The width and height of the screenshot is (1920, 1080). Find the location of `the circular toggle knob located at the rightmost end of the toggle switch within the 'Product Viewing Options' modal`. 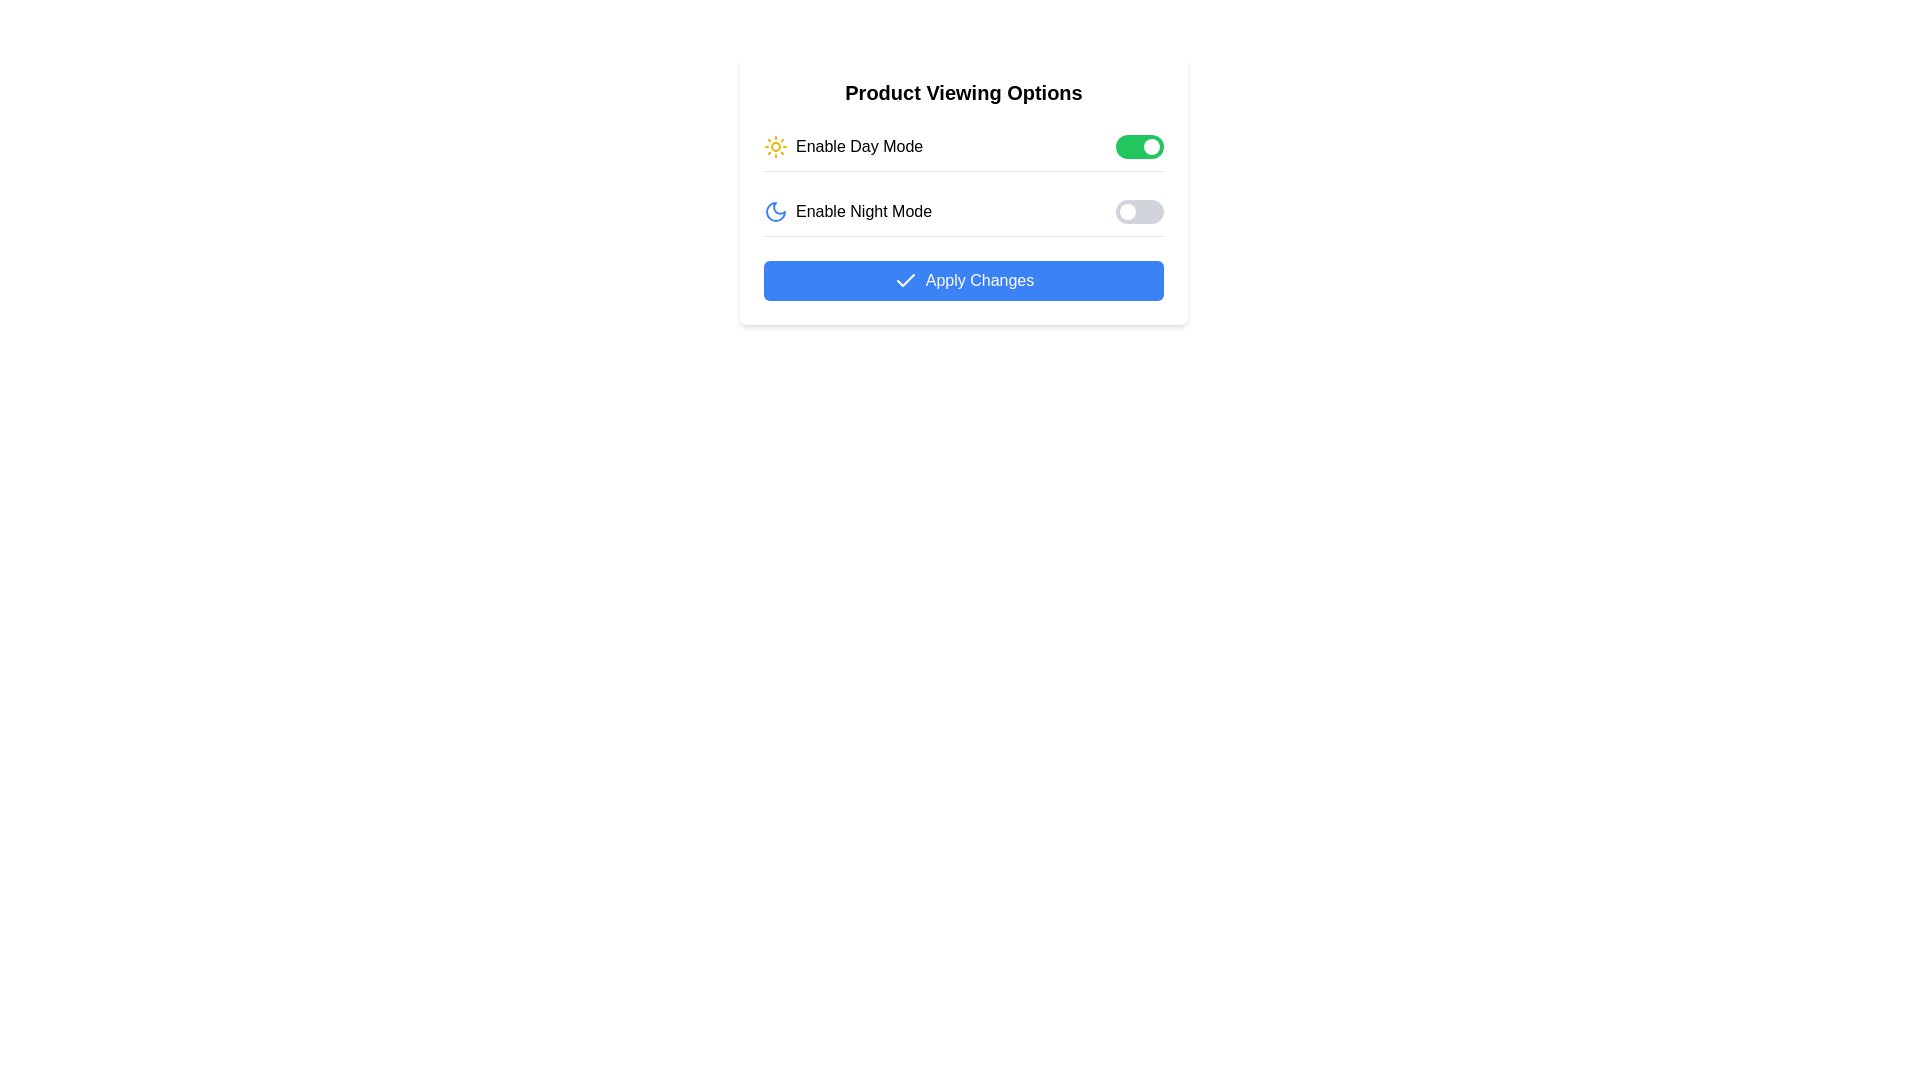

the circular toggle knob located at the rightmost end of the toggle switch within the 'Product Viewing Options' modal is located at coordinates (1152, 145).